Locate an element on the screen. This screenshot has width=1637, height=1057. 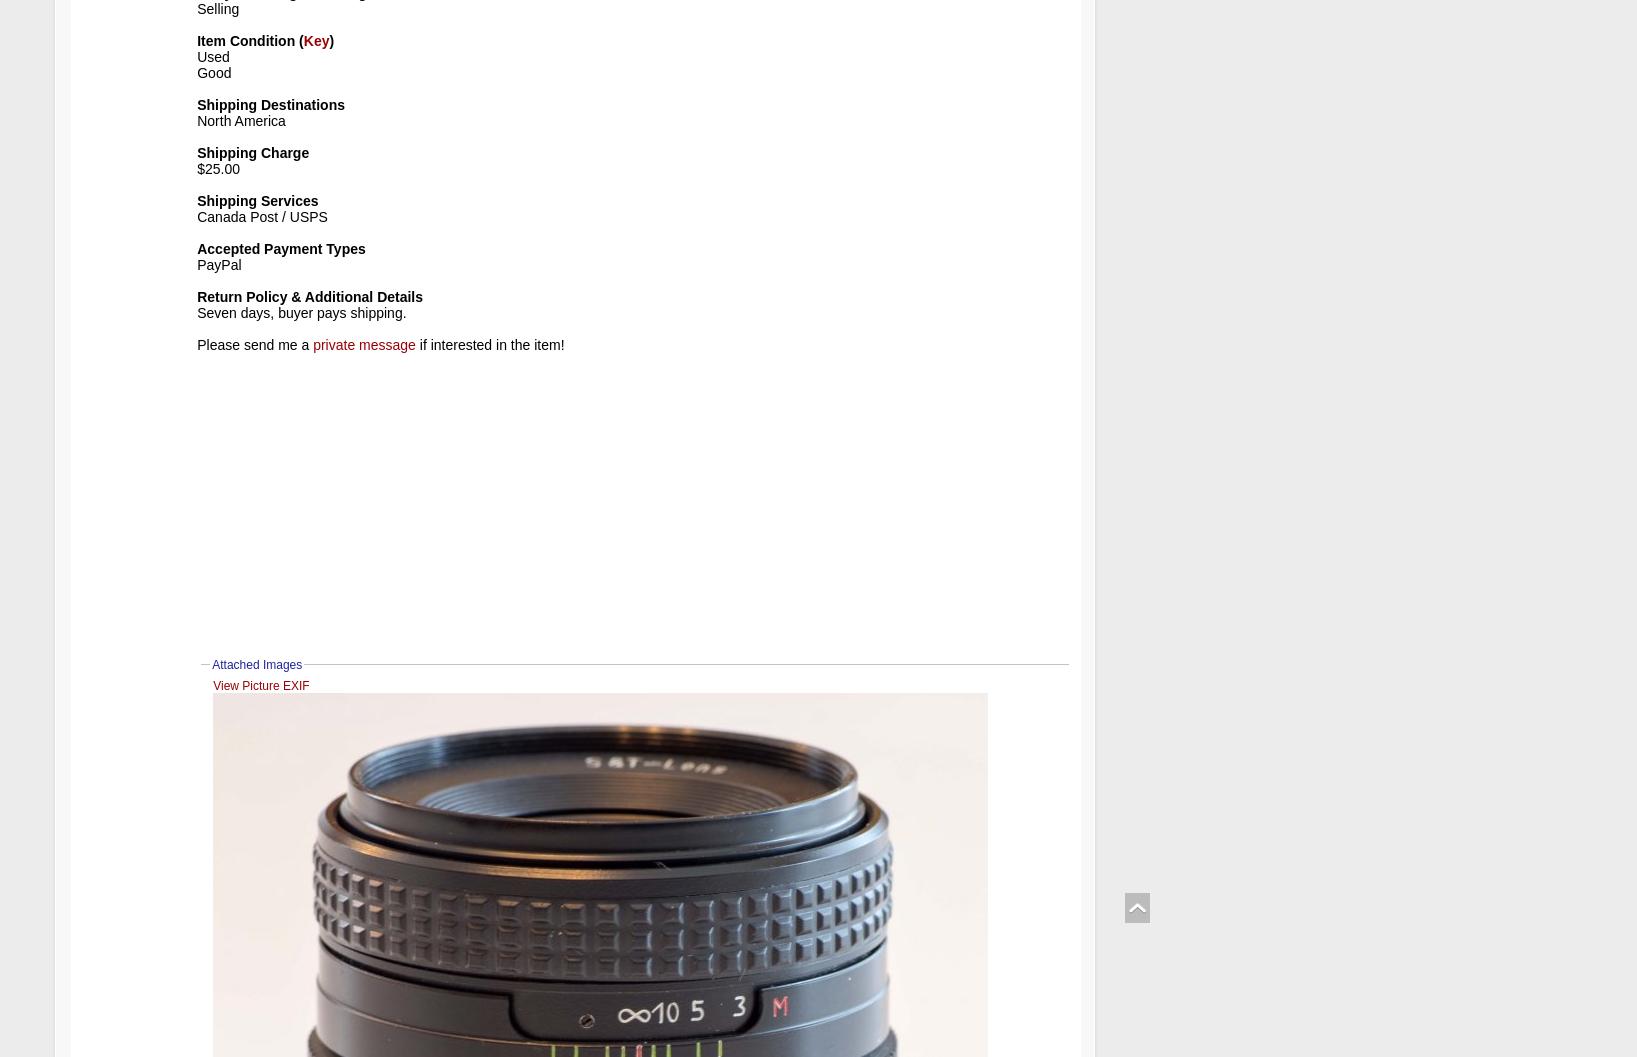
'North America' is located at coordinates (196, 118).